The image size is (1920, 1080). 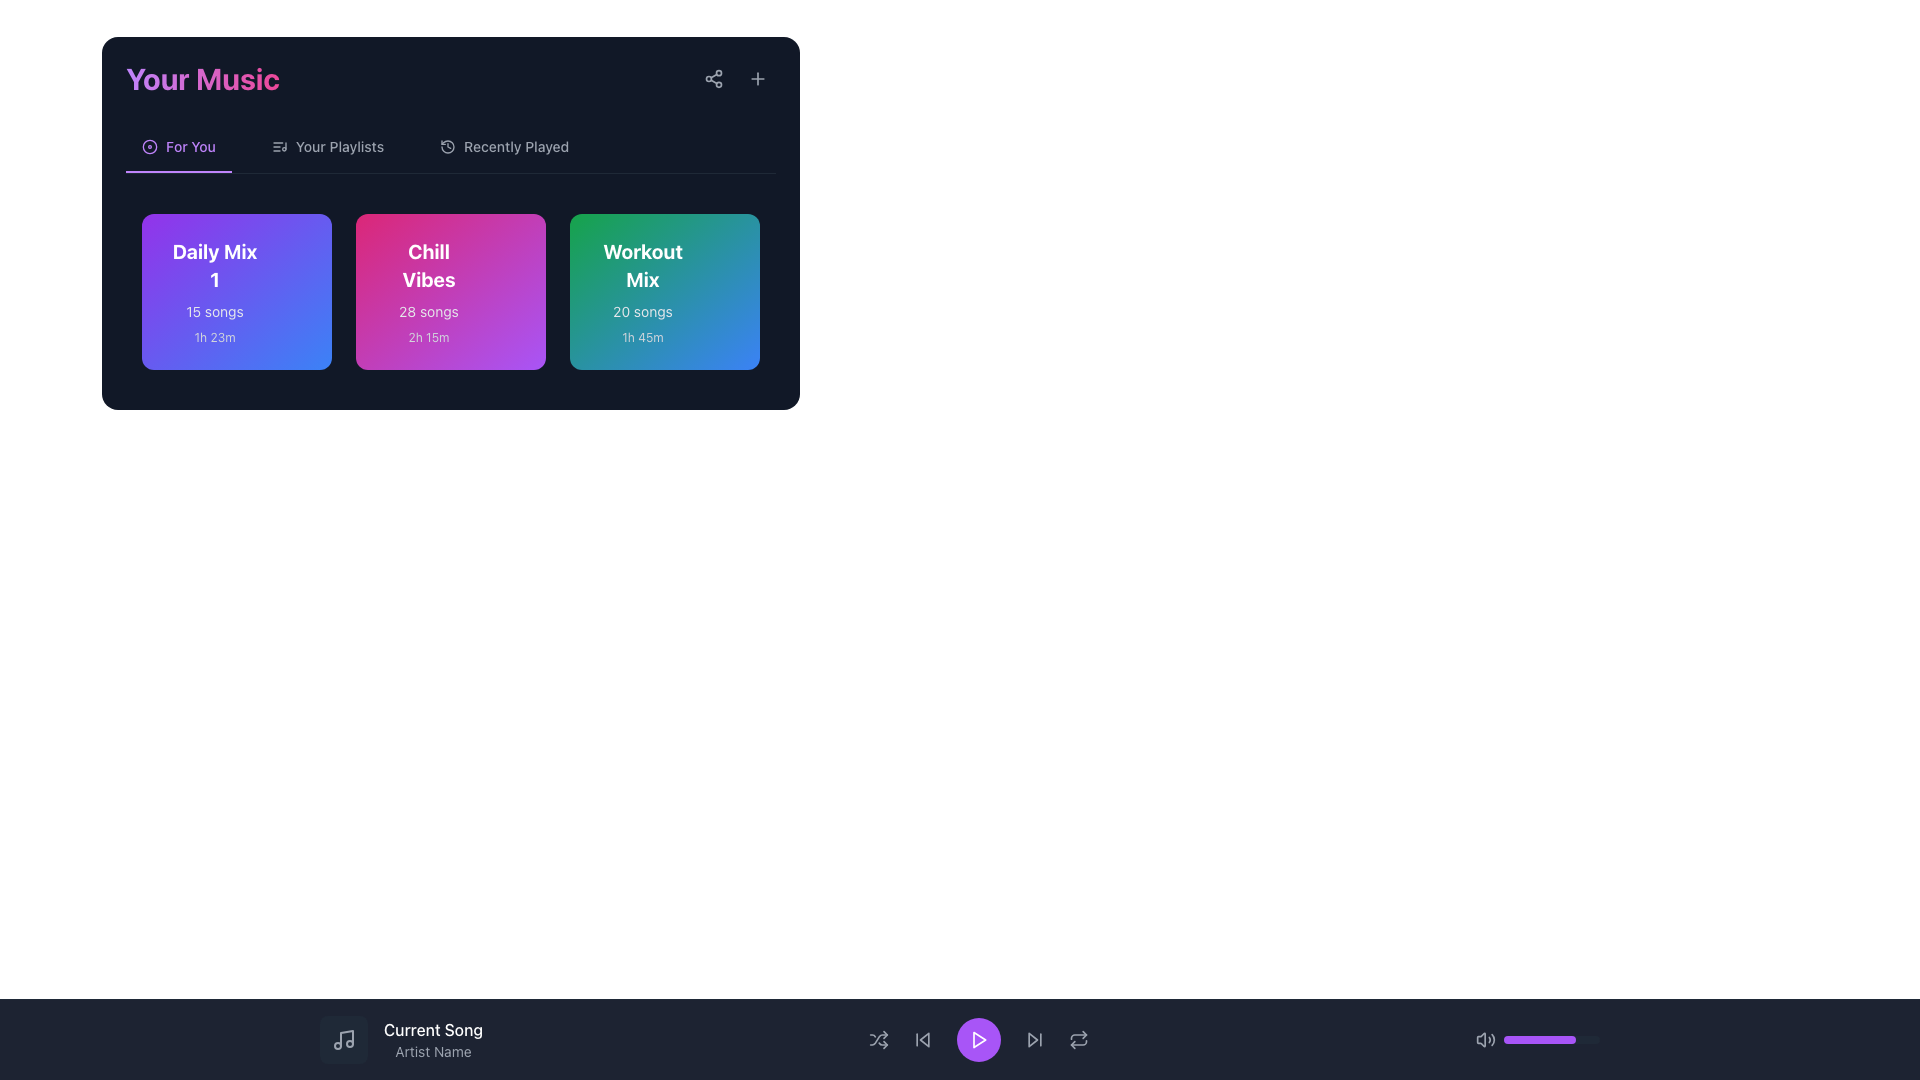 I want to click on the 'Chill Vibes' playlist item, which is the second element in the 'Your Music' section, so click(x=450, y=292).